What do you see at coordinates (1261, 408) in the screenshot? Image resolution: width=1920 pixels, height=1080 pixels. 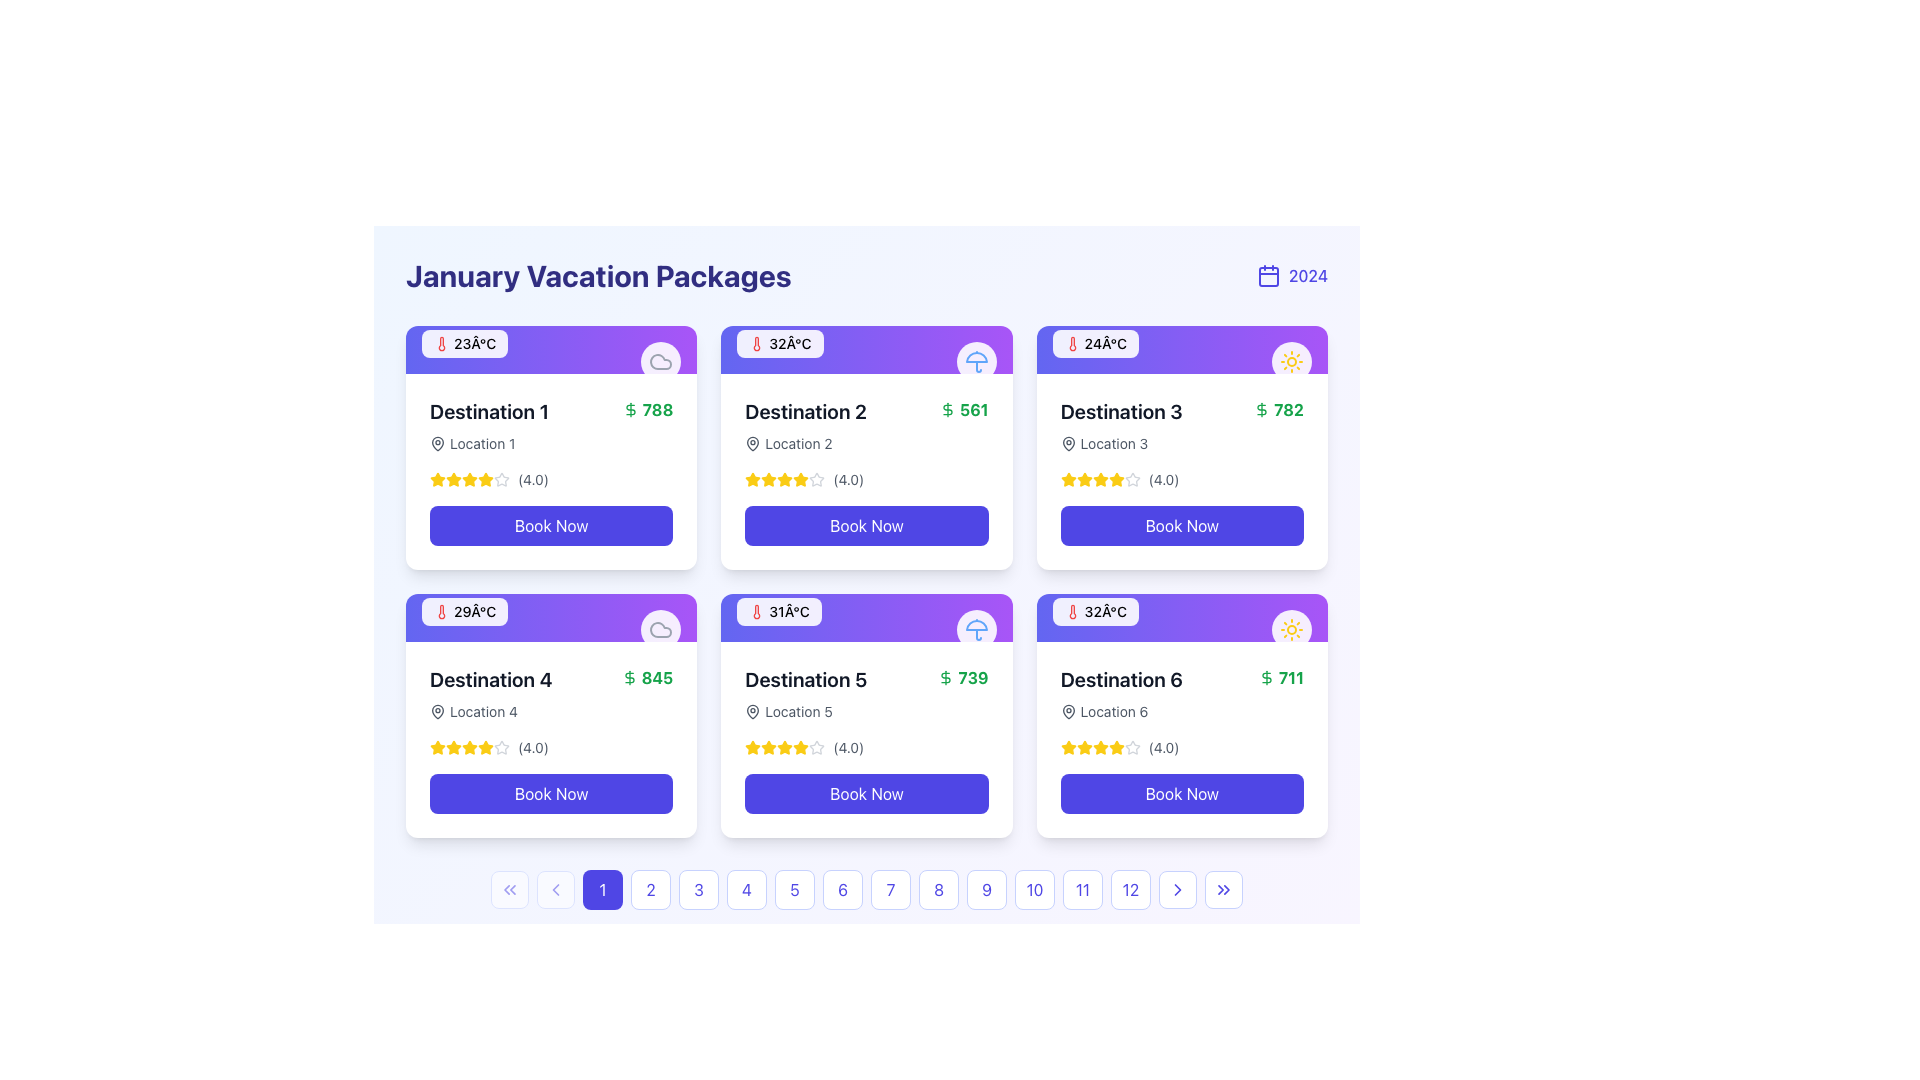 I see `the bold green dollar sign icon located to the left of the numeric value '782' within the card labeled 'Destination 3'` at bounding box center [1261, 408].